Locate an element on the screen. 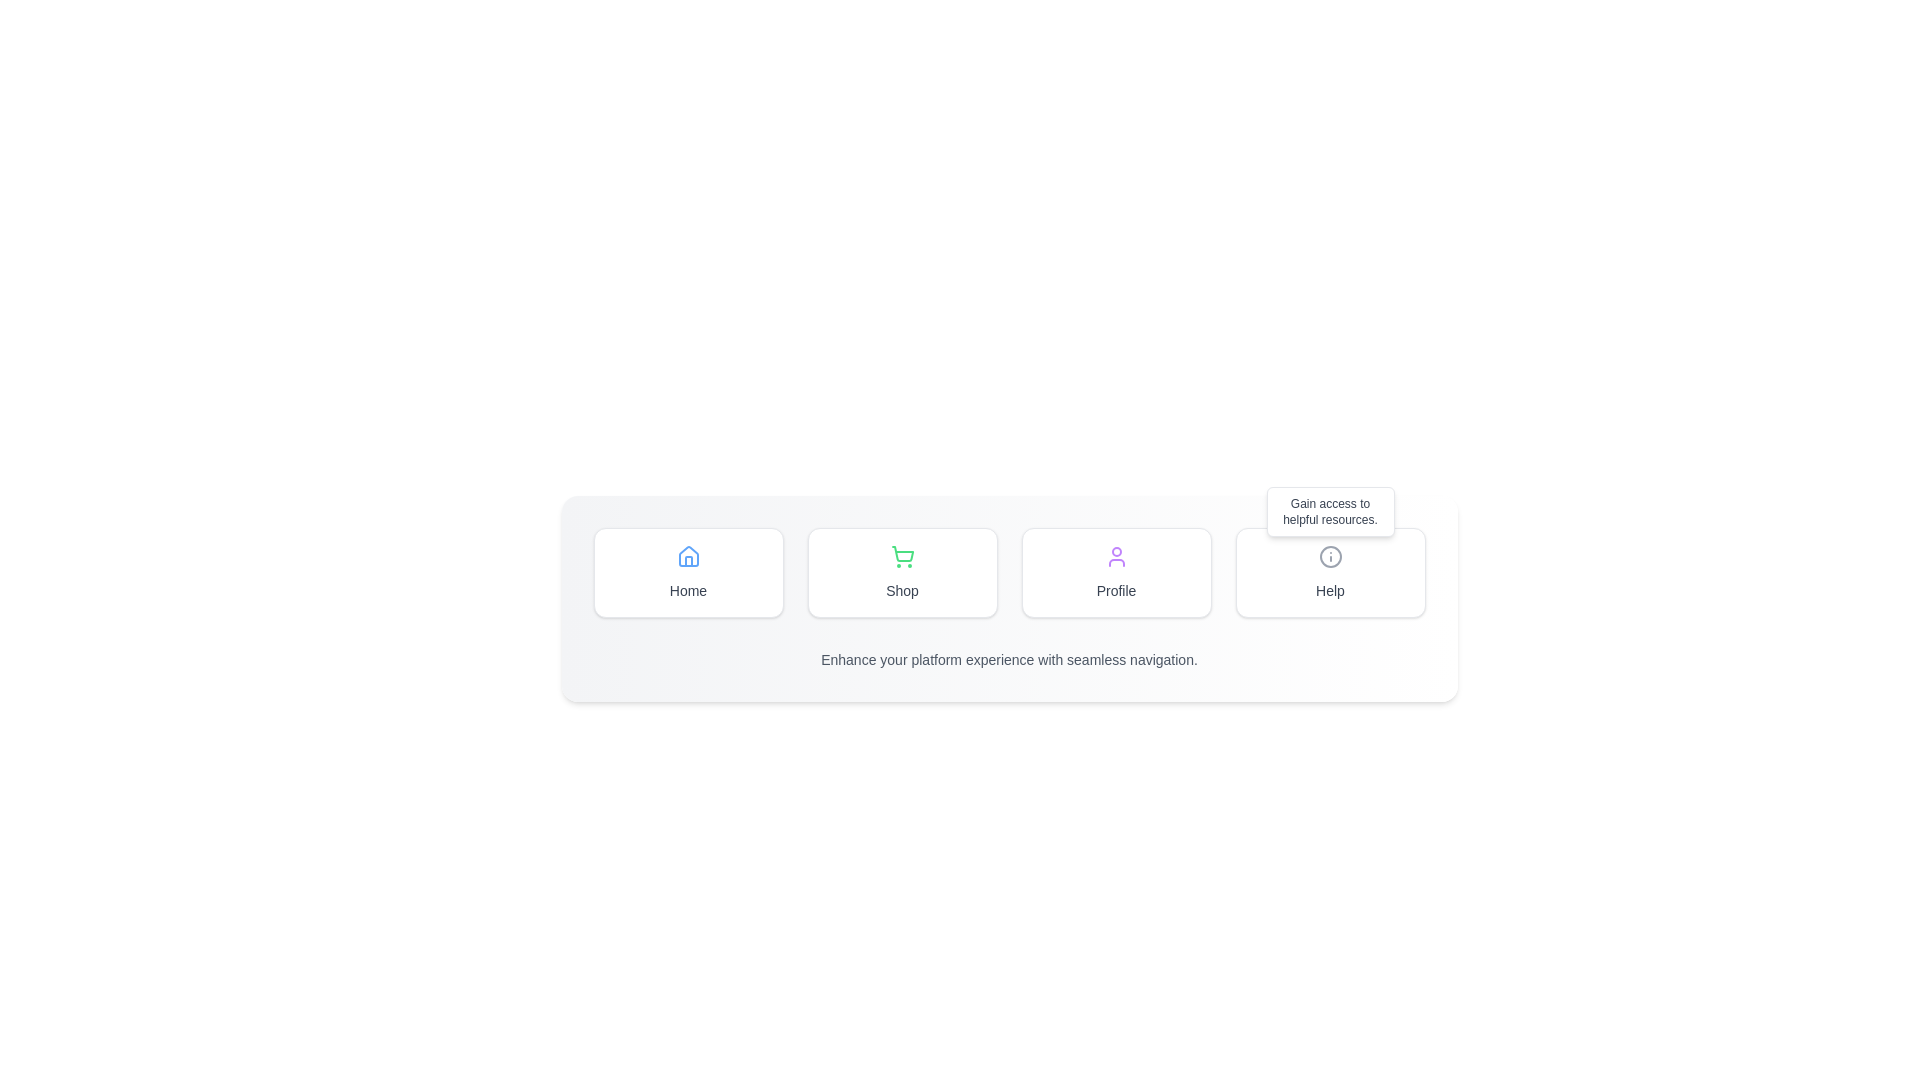 This screenshot has width=1920, height=1080. the purple profile icon located in the 'Profile' section of the navigation menu, positioned between the 'Shop' and 'Help' sections is located at coordinates (1115, 556).